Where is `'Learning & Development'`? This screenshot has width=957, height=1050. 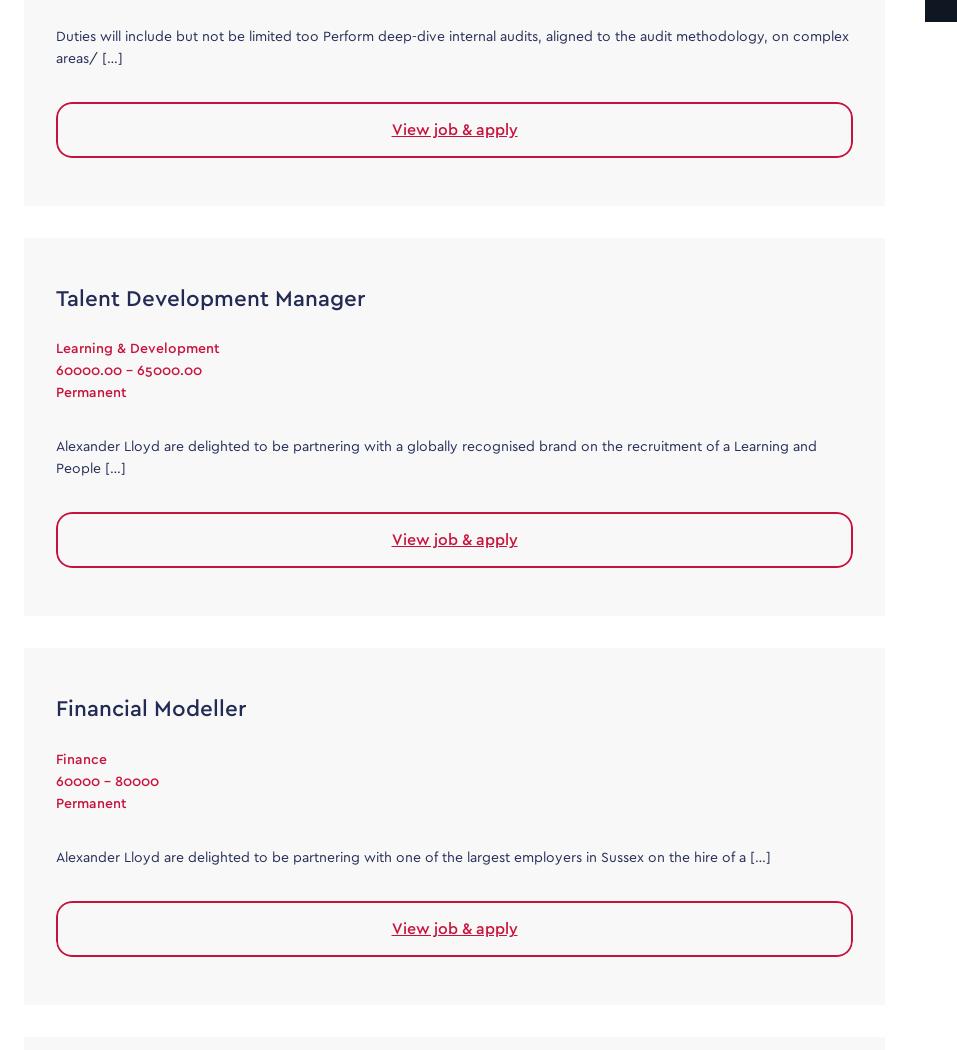
'Learning & Development' is located at coordinates (137, 348).